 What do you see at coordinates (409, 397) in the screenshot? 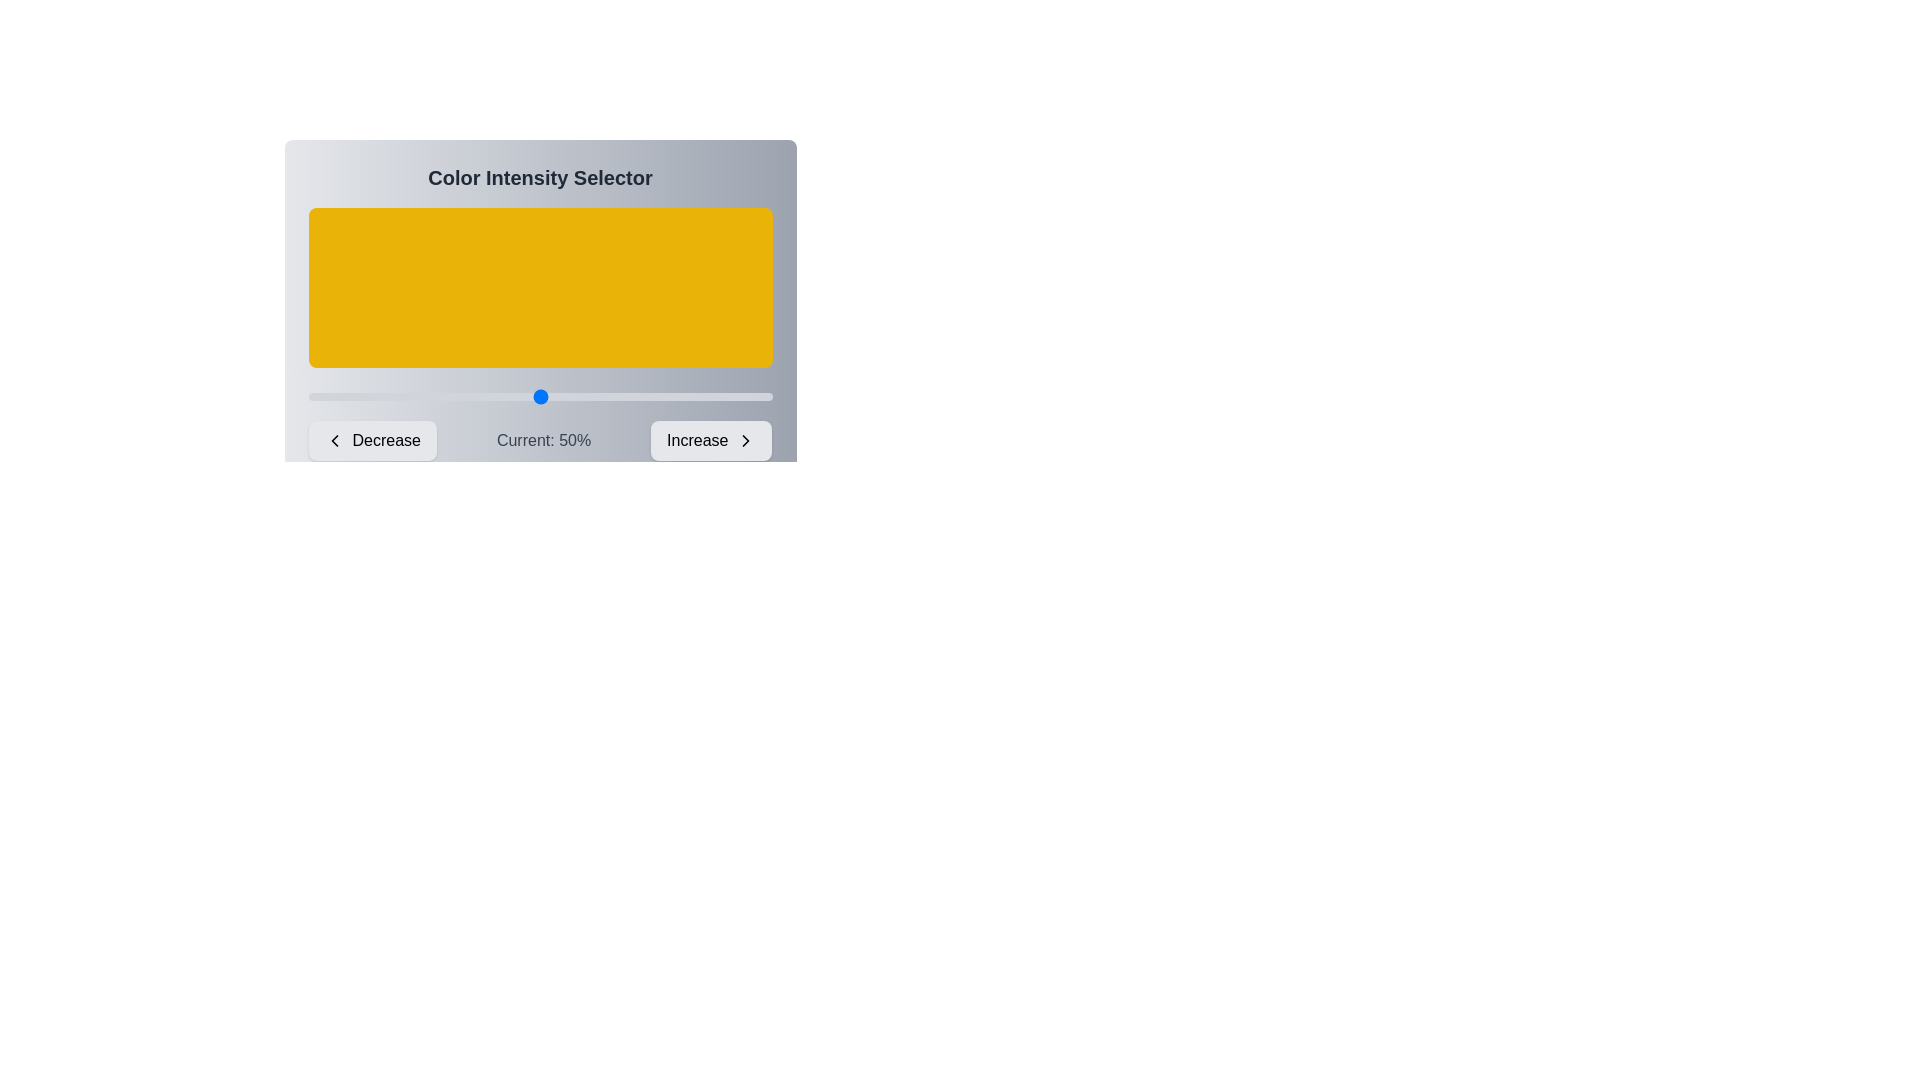
I see `color intensity` at bounding box center [409, 397].